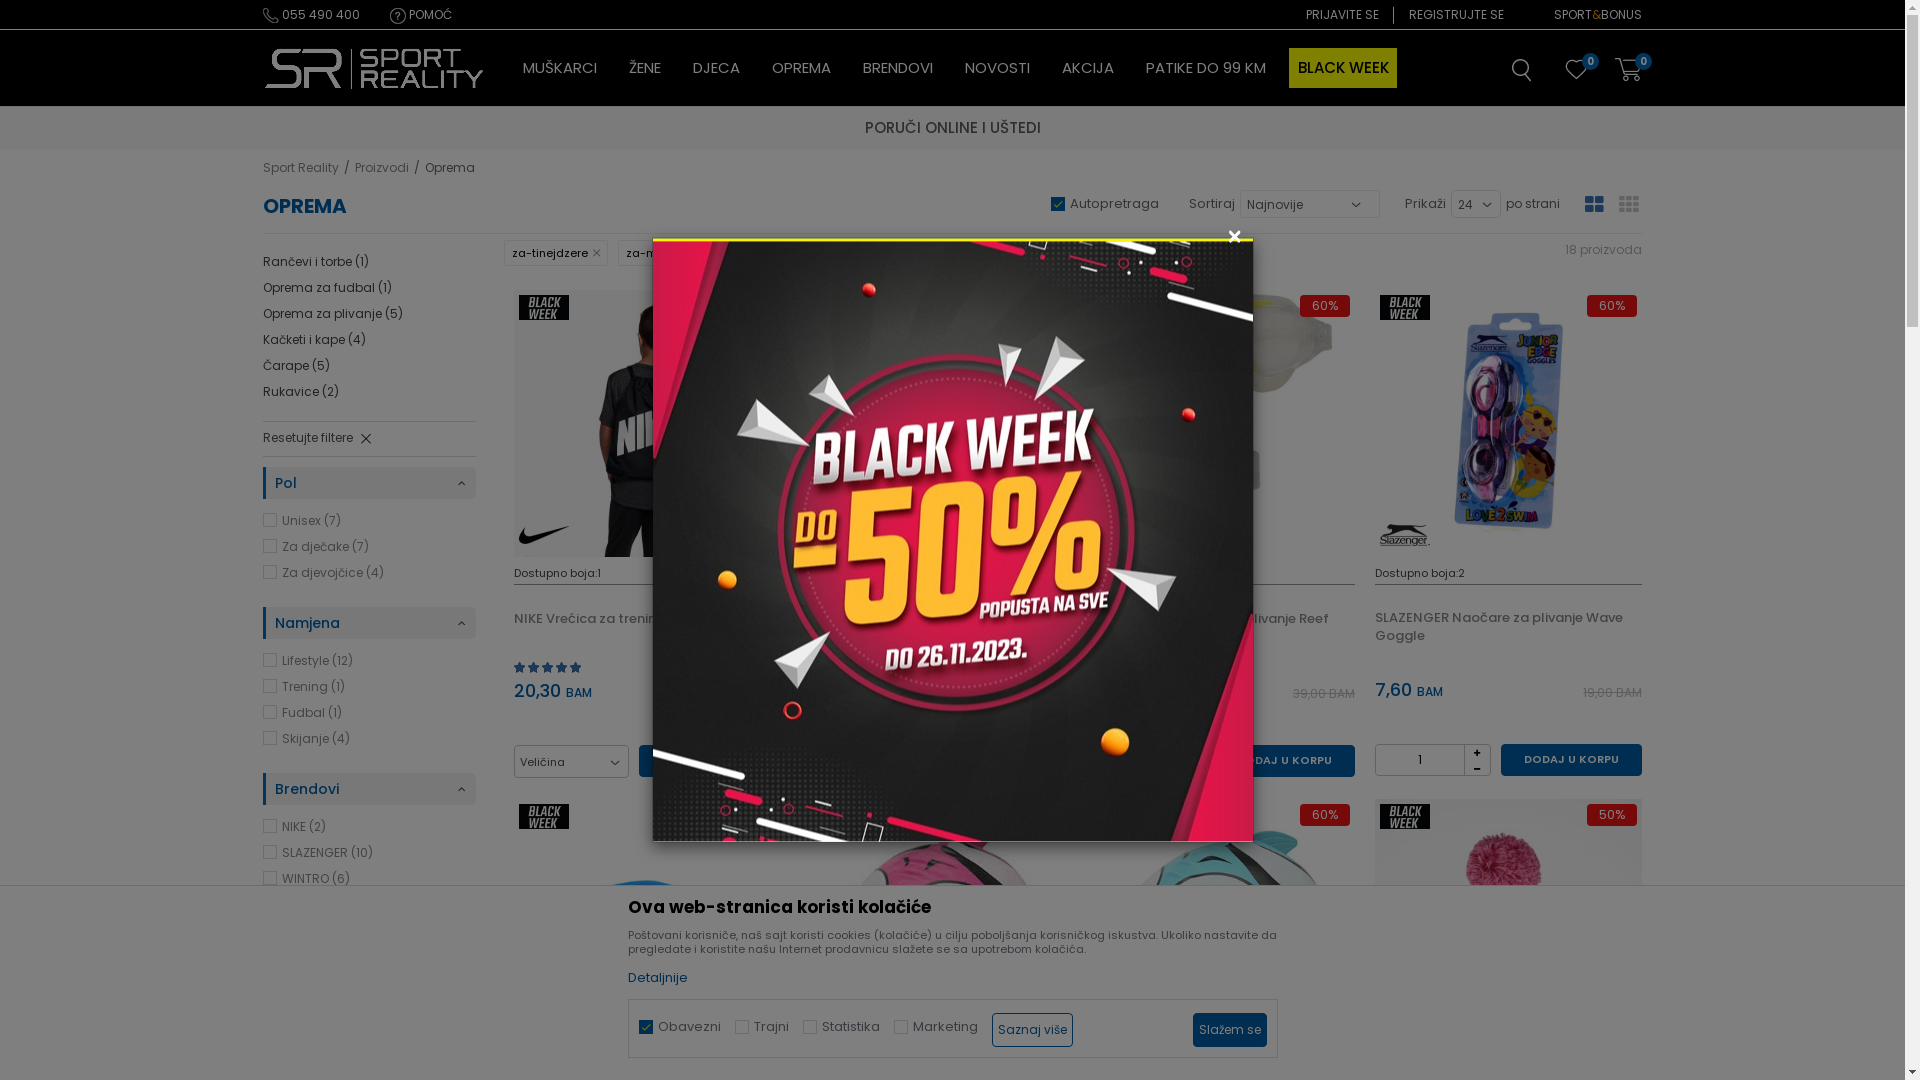  I want to click on 'Sport Reality', so click(374, 68).